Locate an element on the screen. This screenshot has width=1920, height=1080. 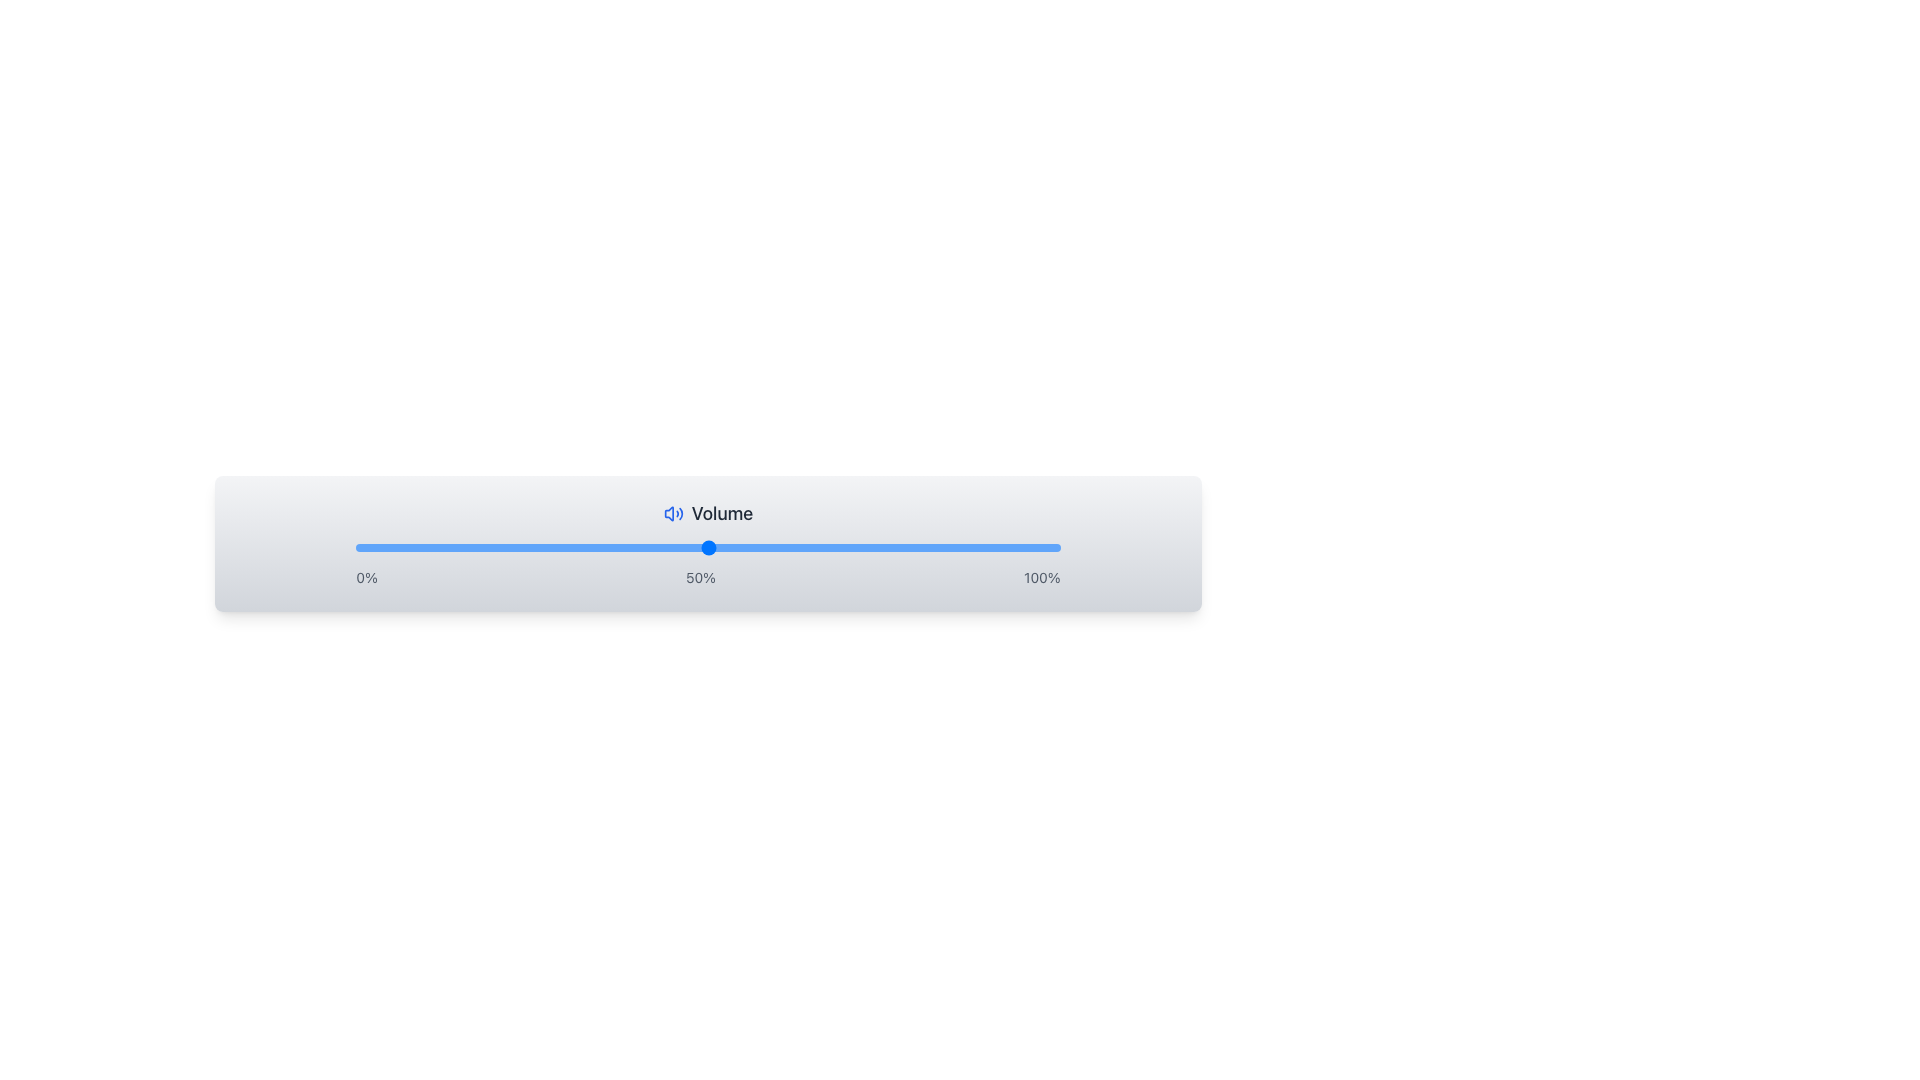
the volume is located at coordinates (489, 547).